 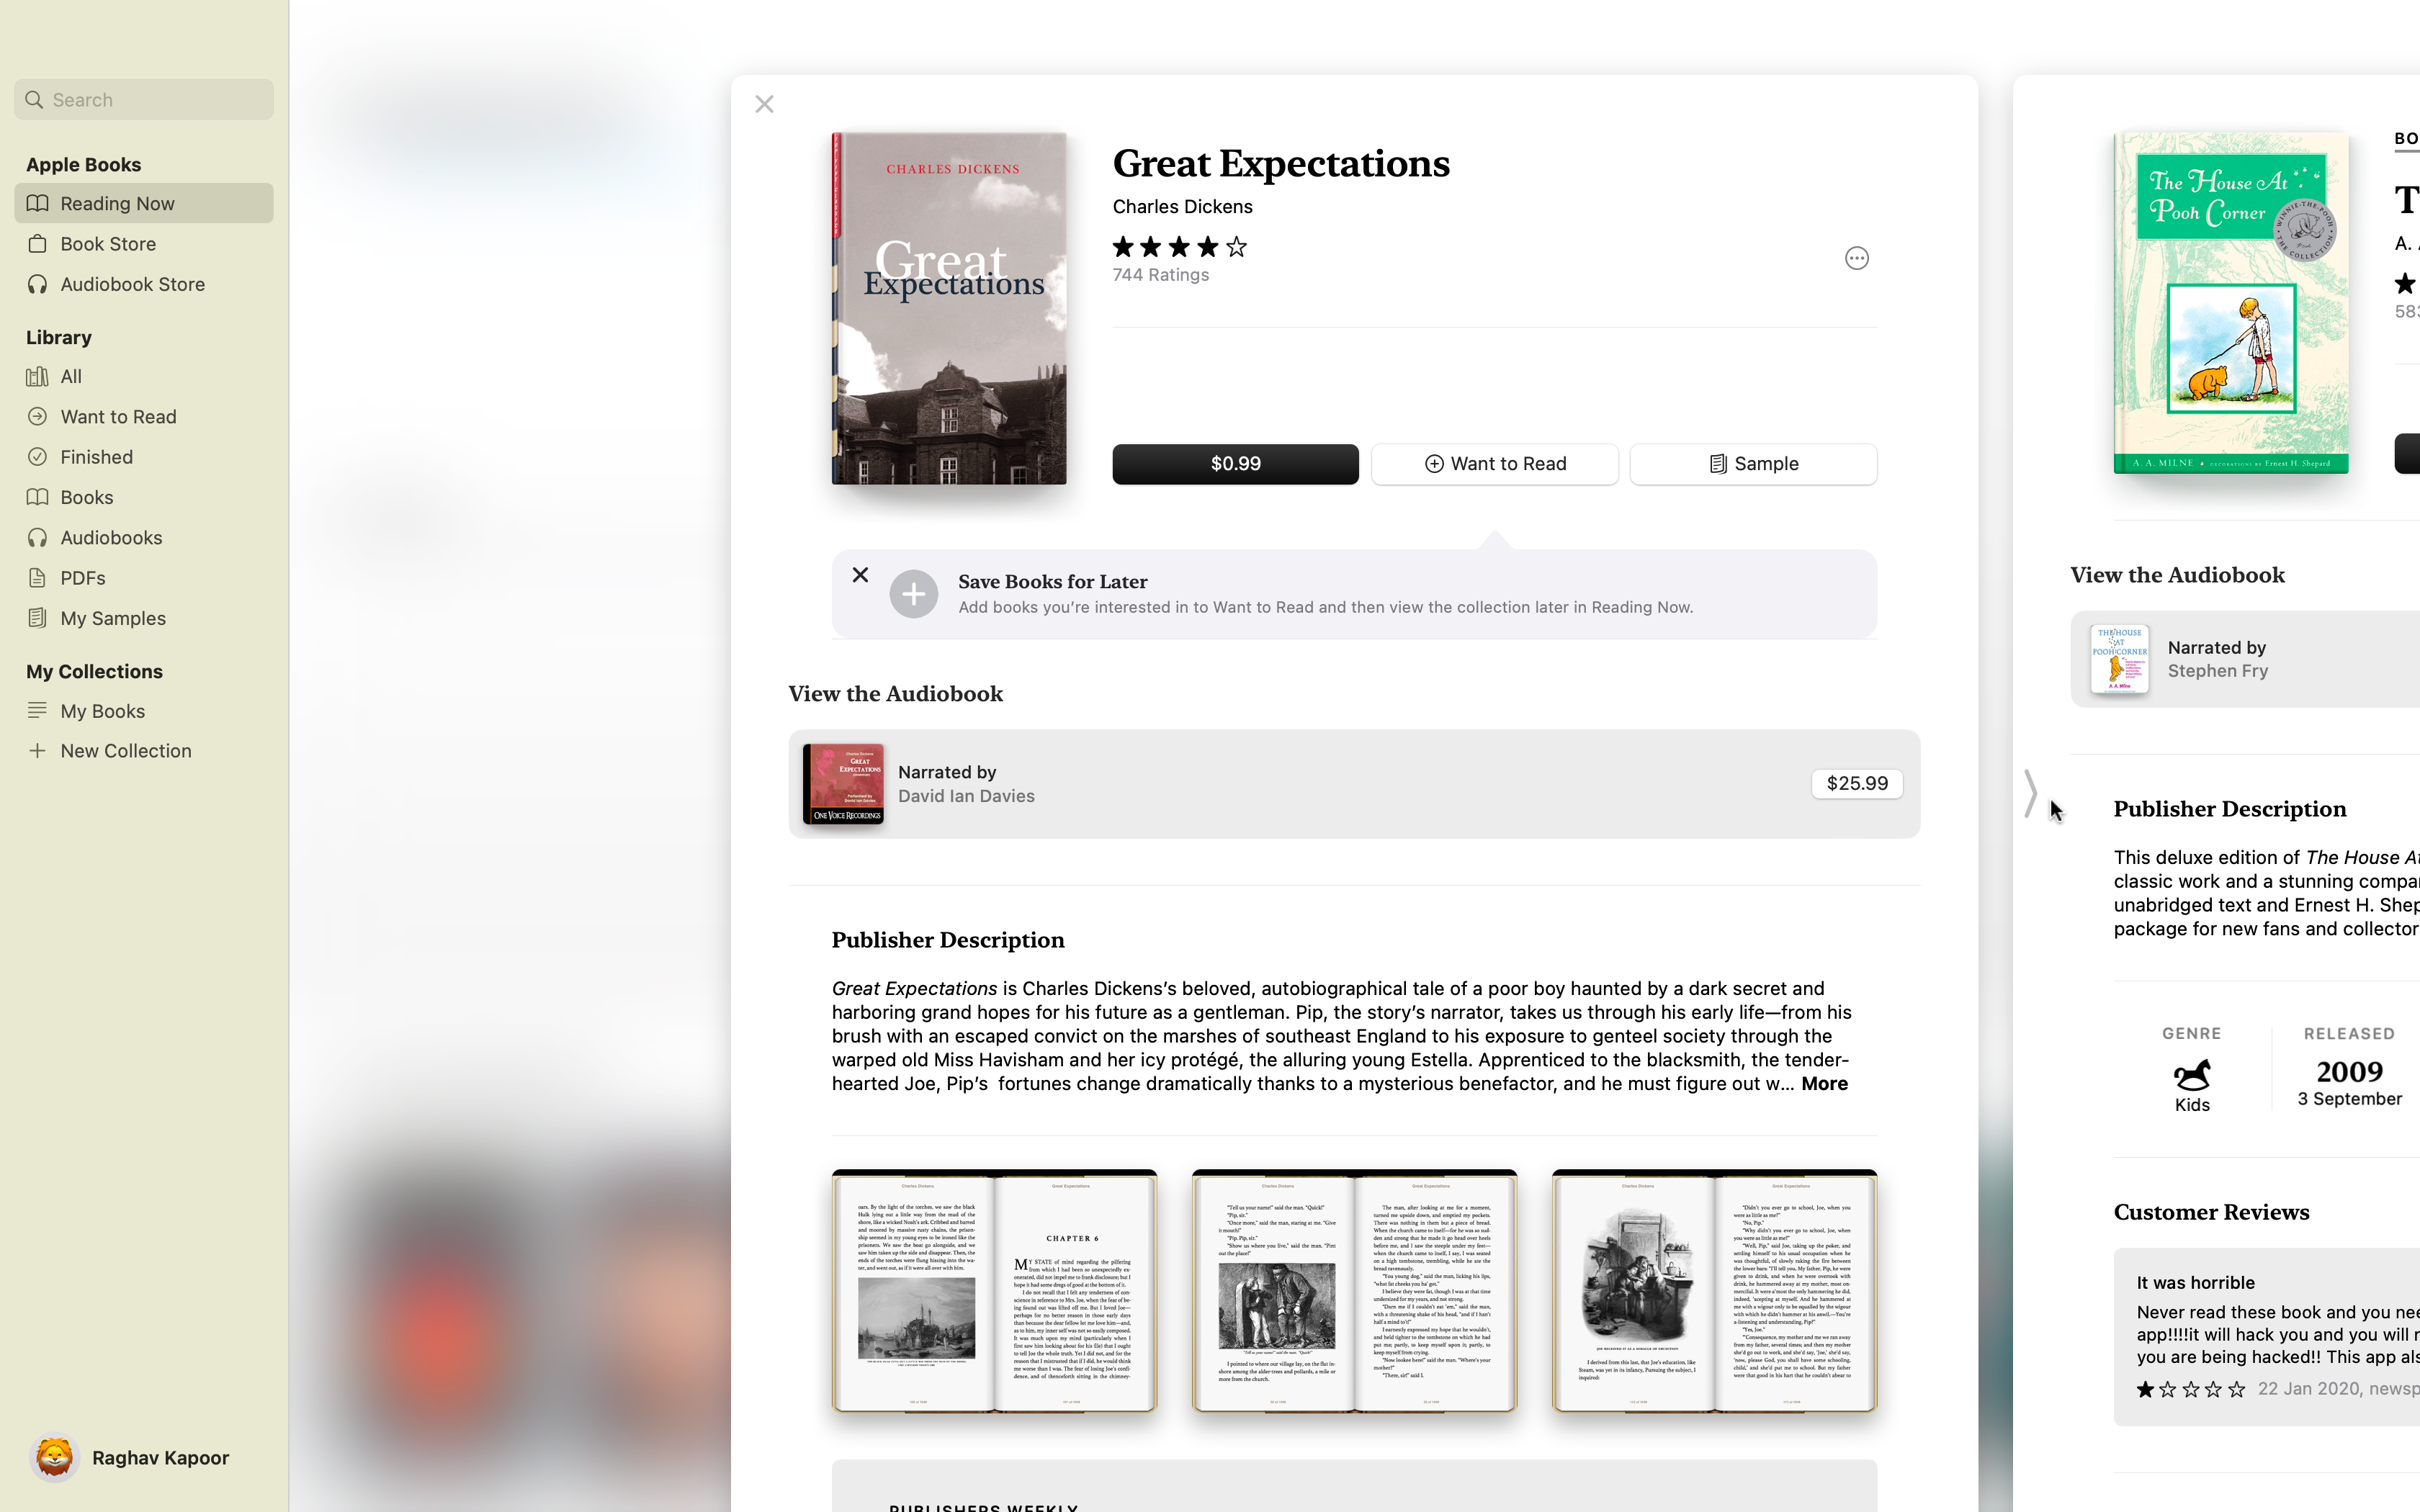 I want to click on Scroll downward to go through the reader"s evaluations of the book, so click(x=4549600, y=1669248).